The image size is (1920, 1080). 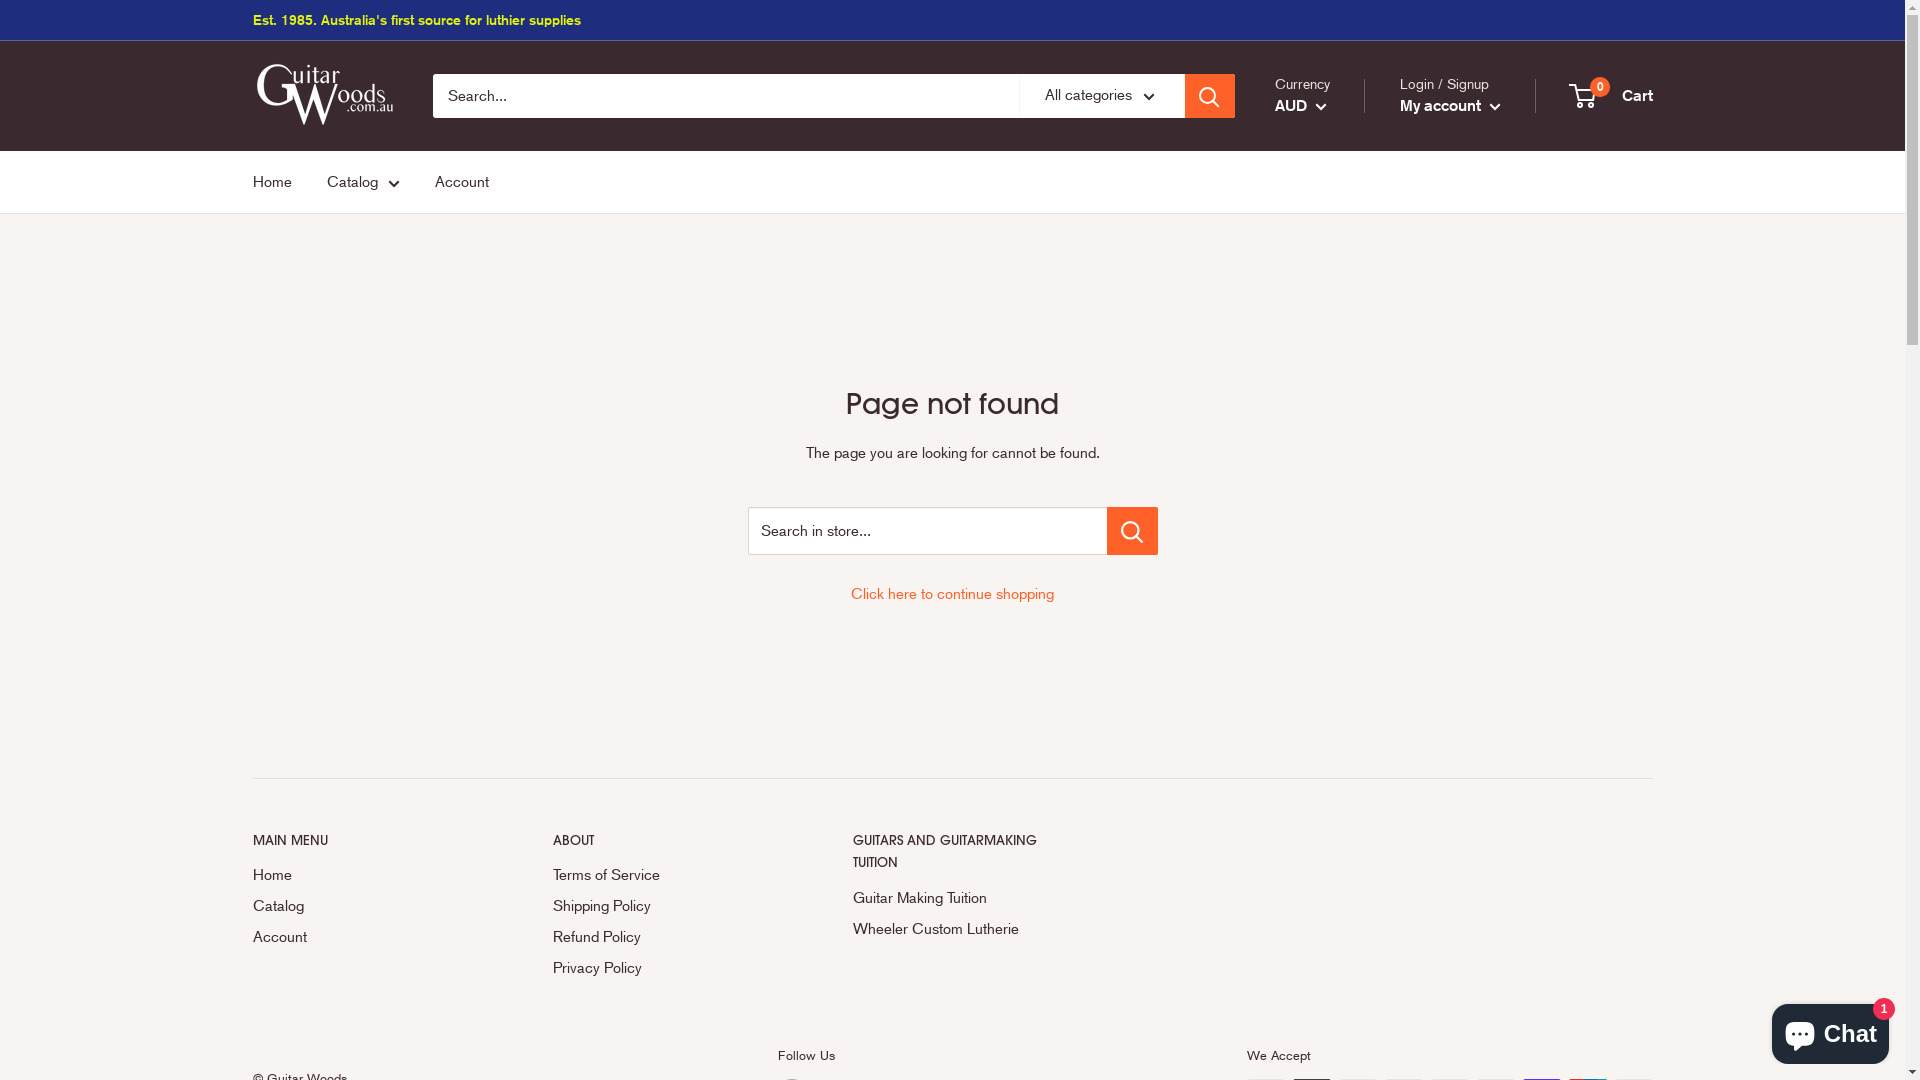 What do you see at coordinates (667, 840) in the screenshot?
I see `'ABOUT'` at bounding box center [667, 840].